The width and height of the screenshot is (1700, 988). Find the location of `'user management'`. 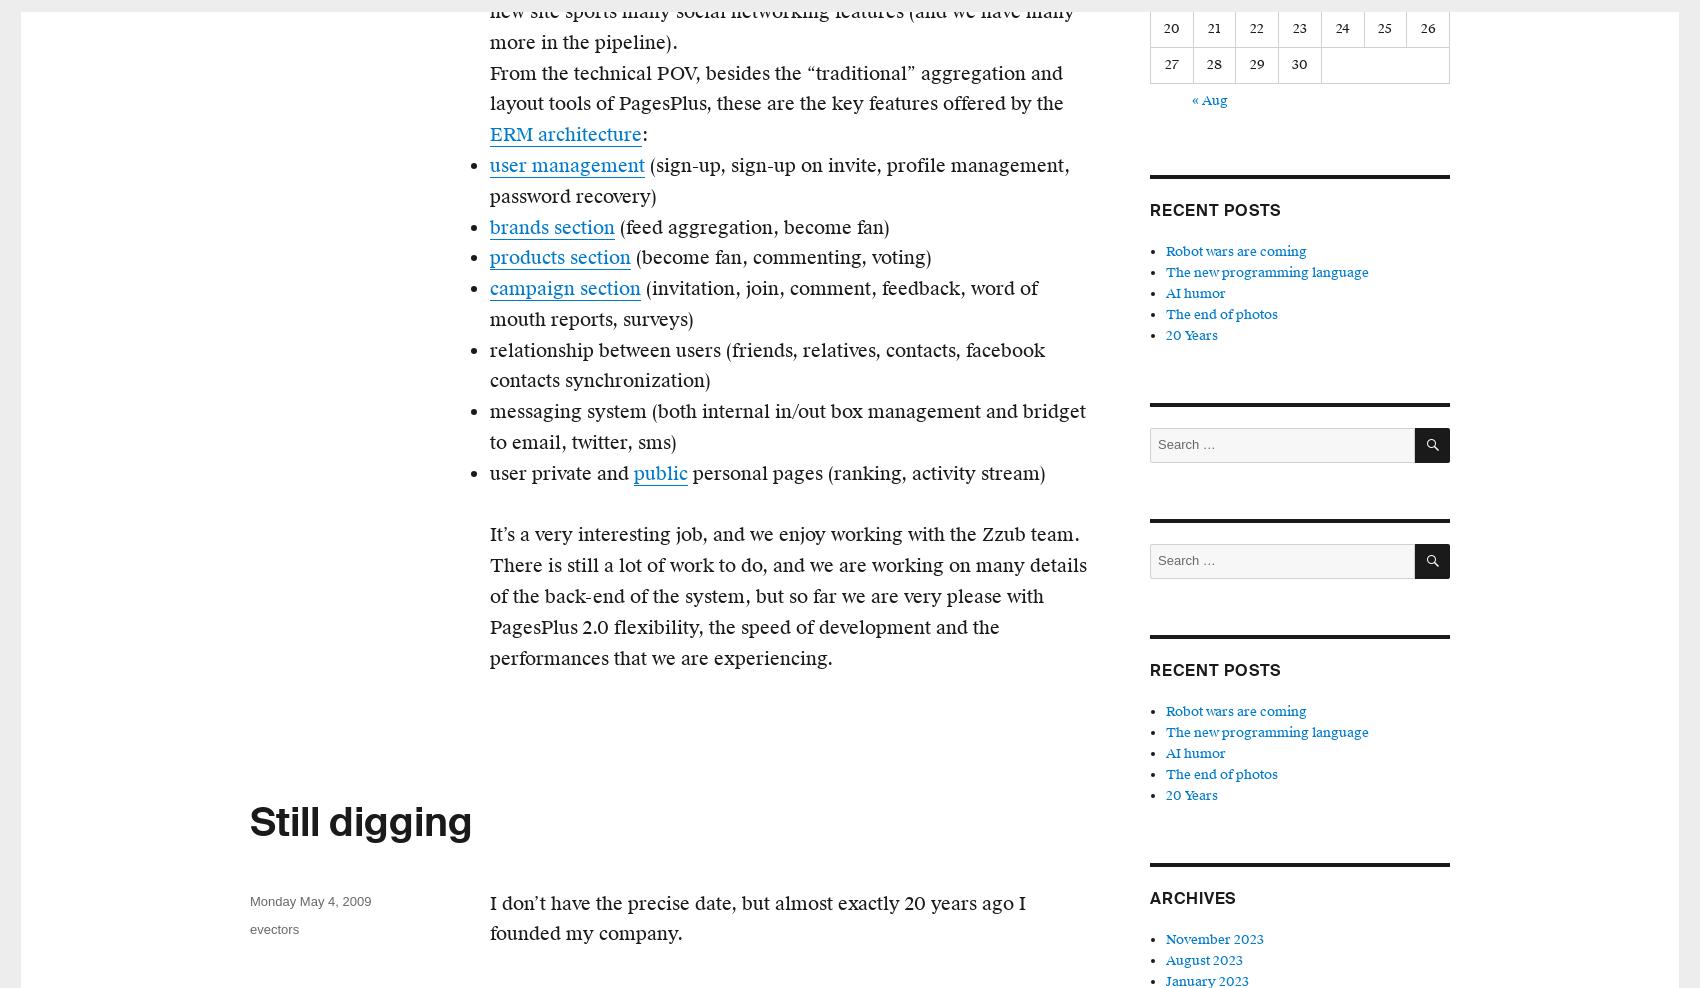

'user management' is located at coordinates (566, 164).